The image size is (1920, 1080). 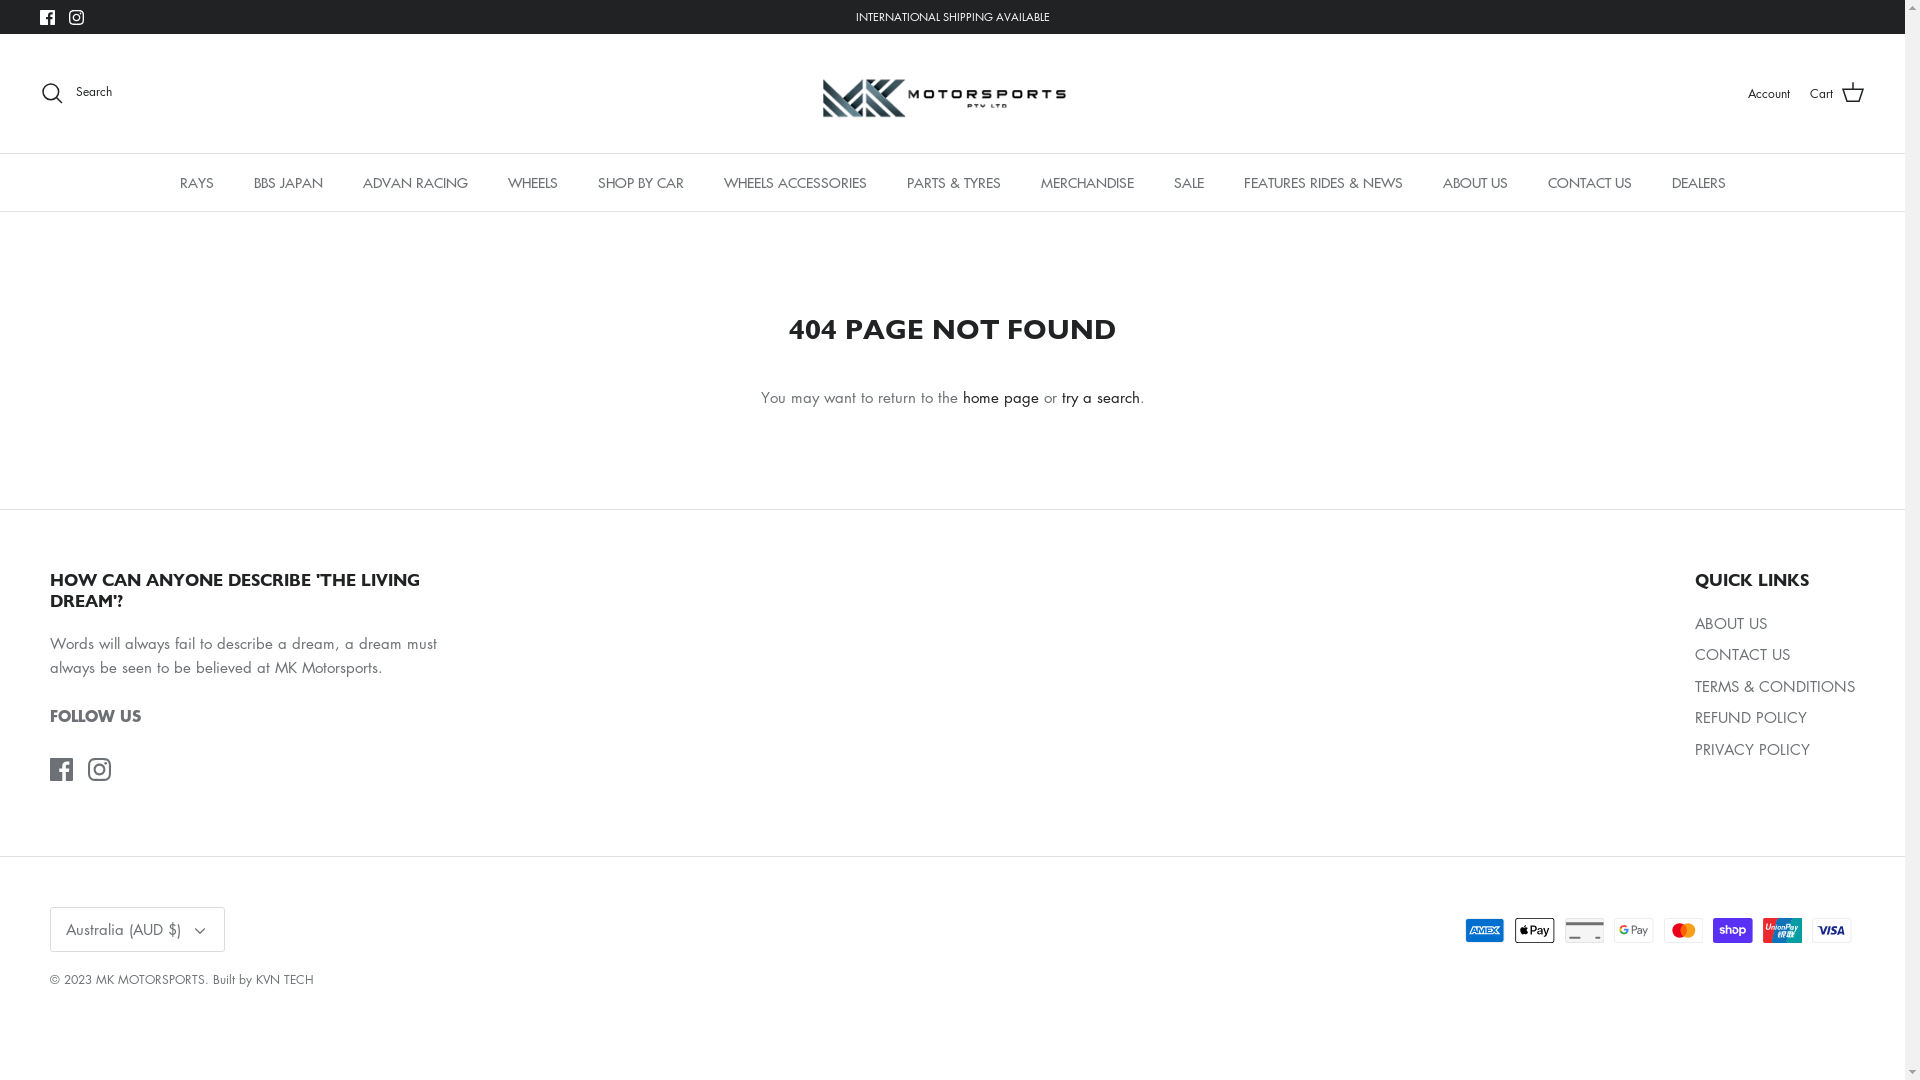 I want to click on 'RAYS', so click(x=196, y=182).